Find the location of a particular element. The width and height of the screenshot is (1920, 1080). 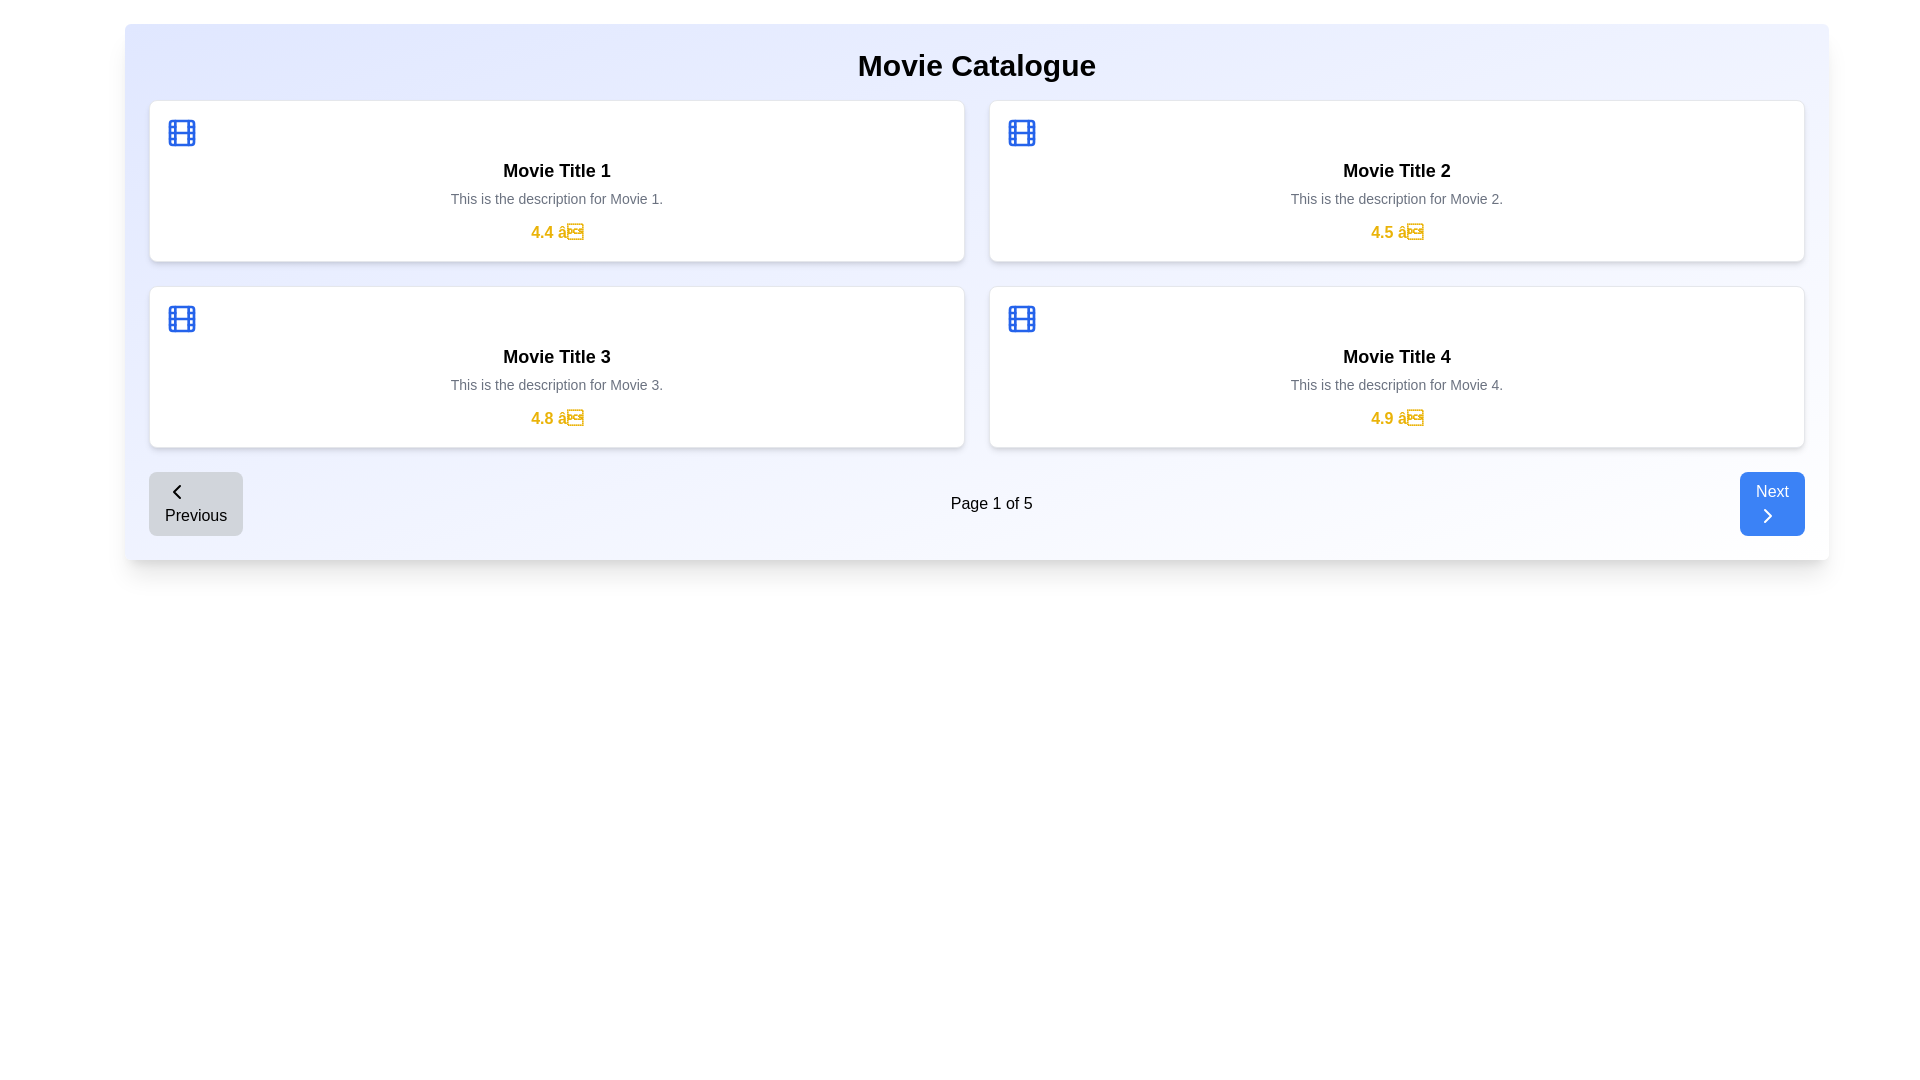

the Rating display label located within the movie card for 'Movie Title 1', positioned below the description text and above other elements is located at coordinates (556, 231).